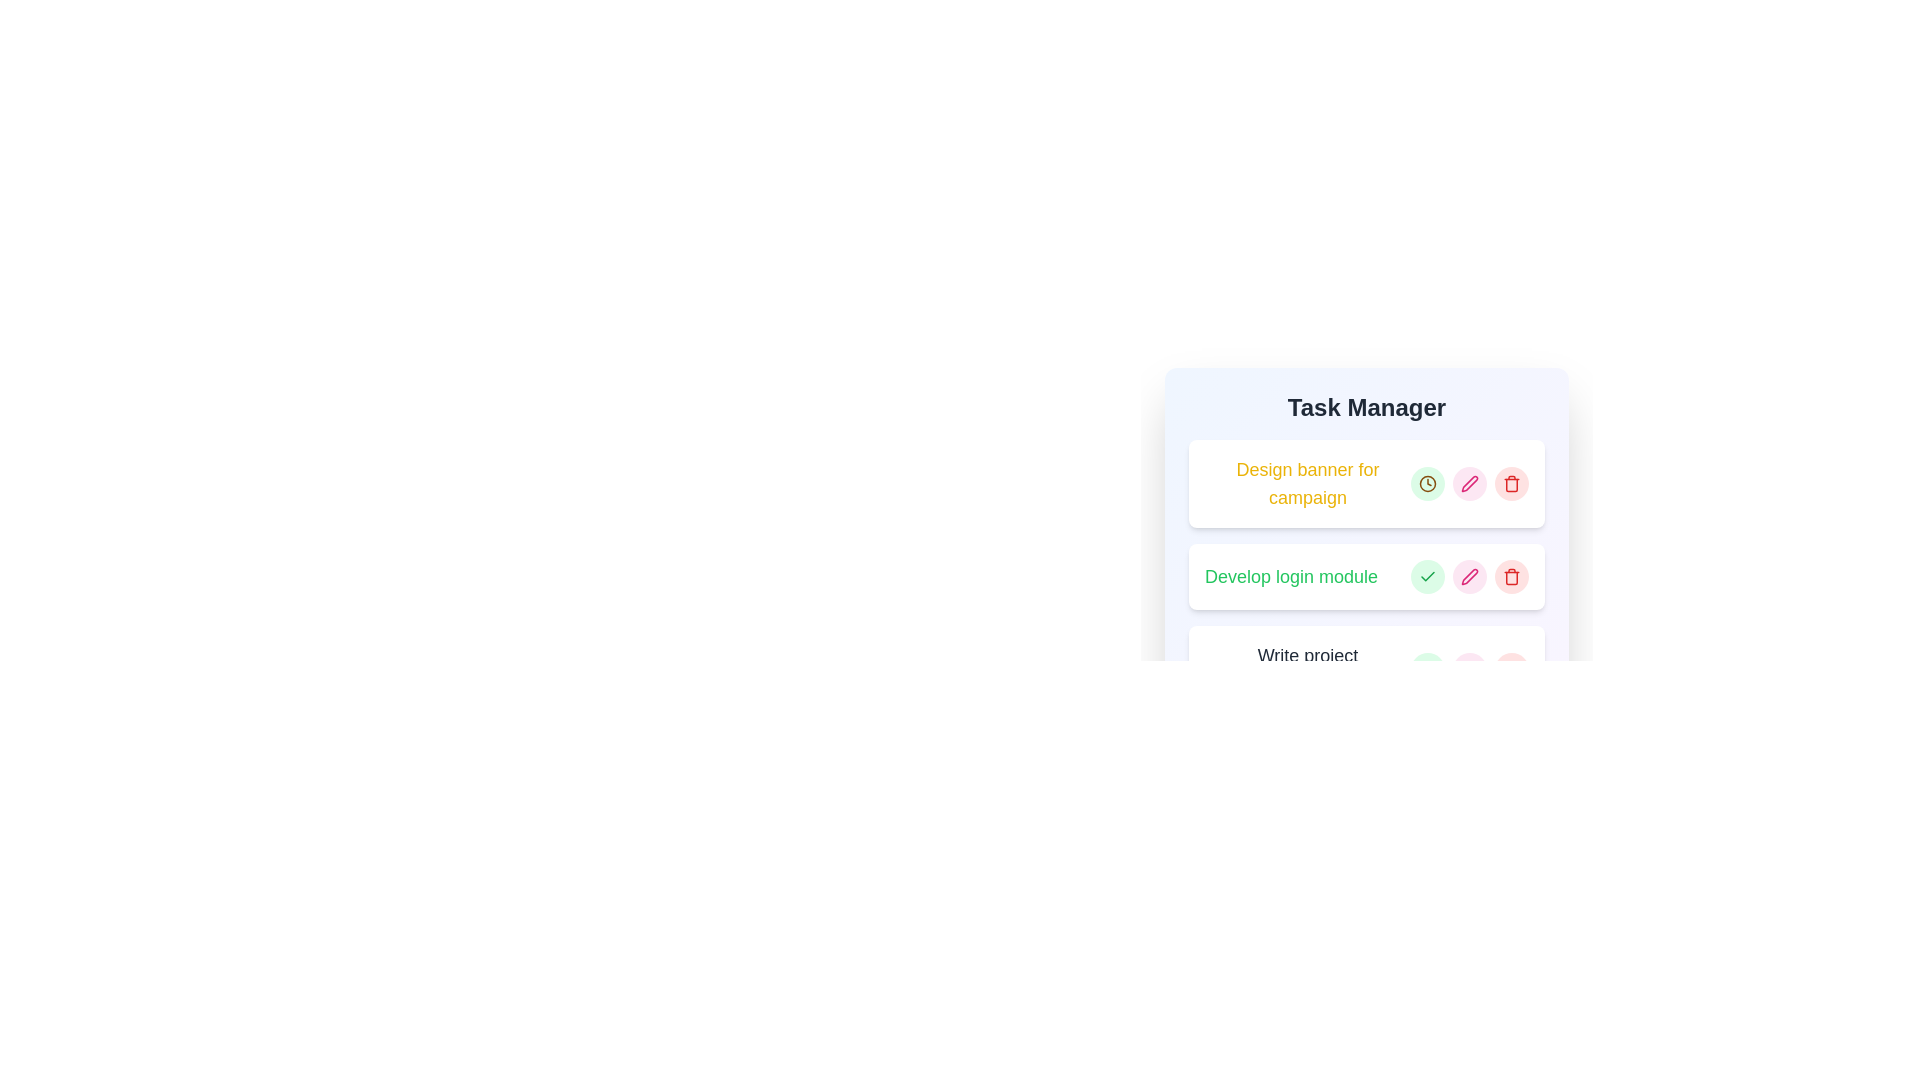 The image size is (1920, 1080). I want to click on the SVG Circle element that is part of a task management interface, located to the right of the 'Write project' task entry, so click(1427, 670).